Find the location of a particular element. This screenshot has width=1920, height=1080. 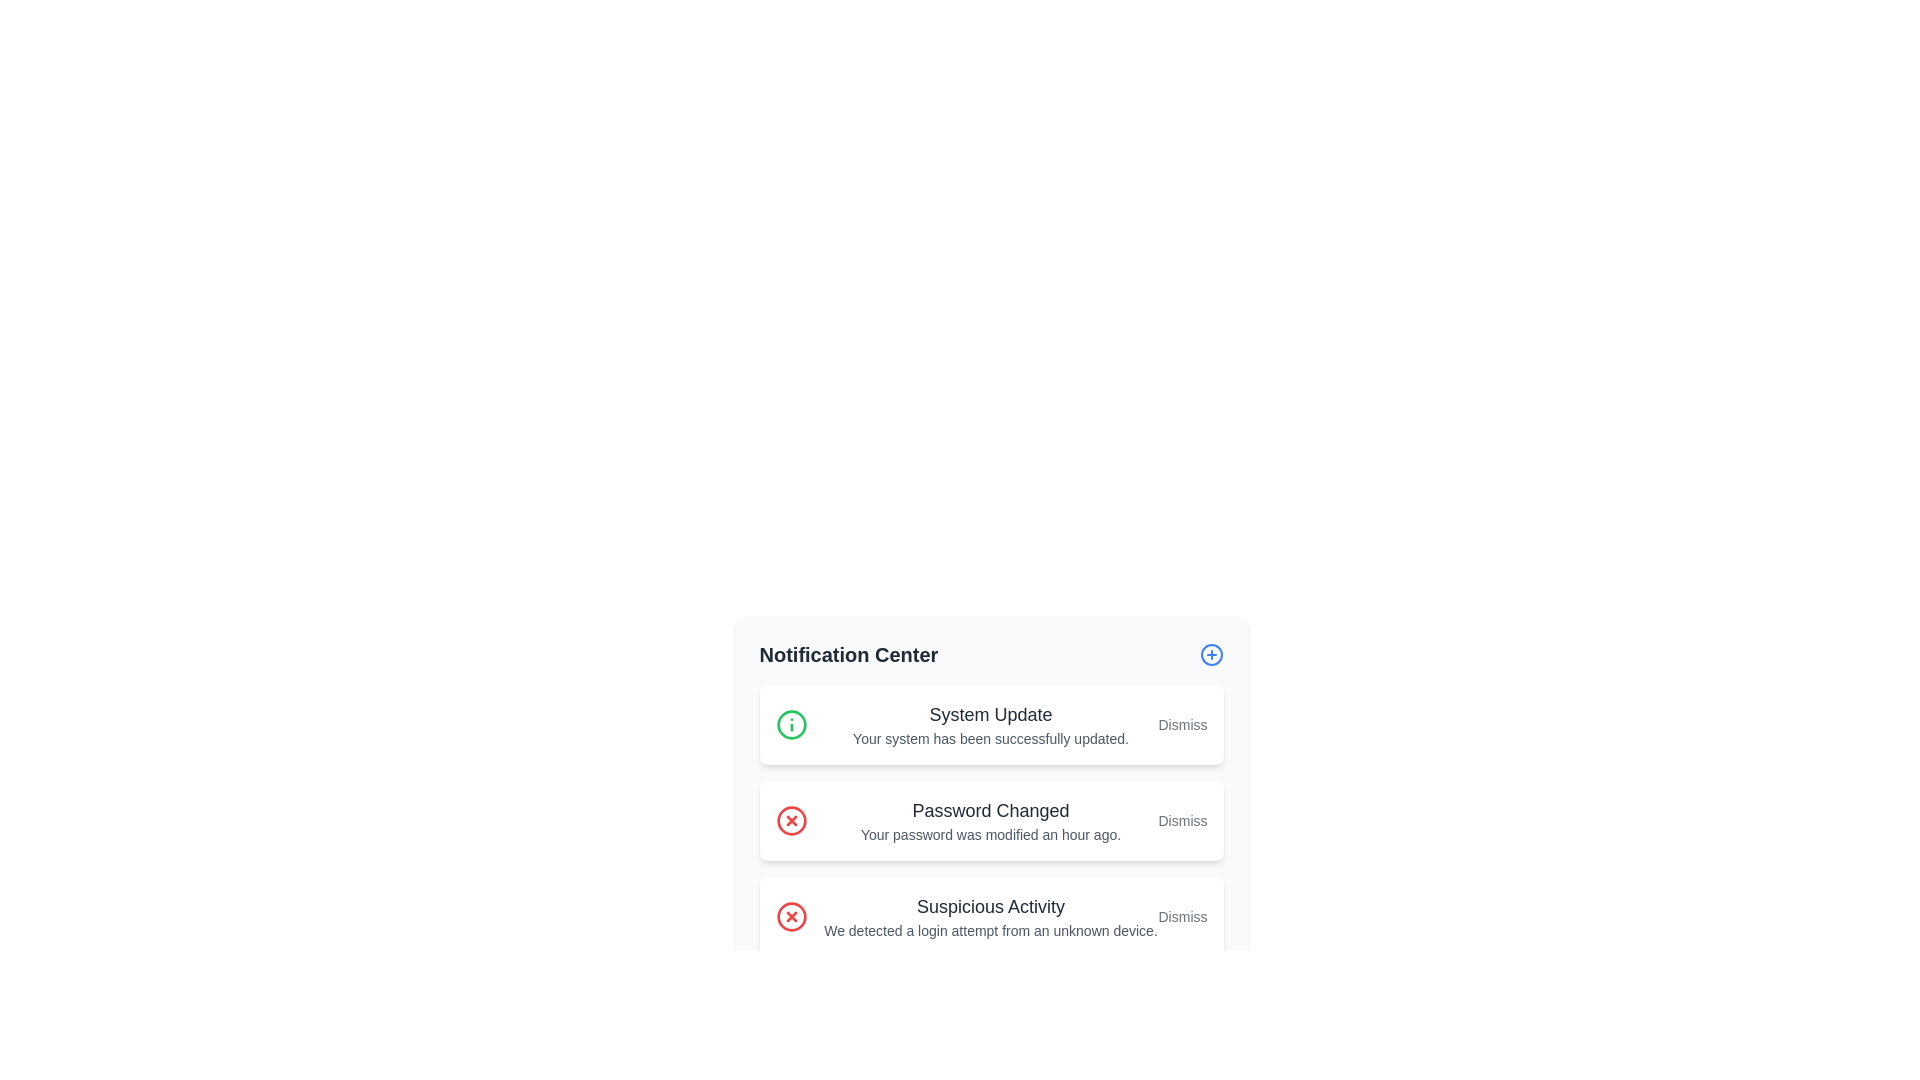

SVG Circle element that forms part of the close button for the 'Password Changed' notification by interacting with its center point is located at coordinates (790, 821).